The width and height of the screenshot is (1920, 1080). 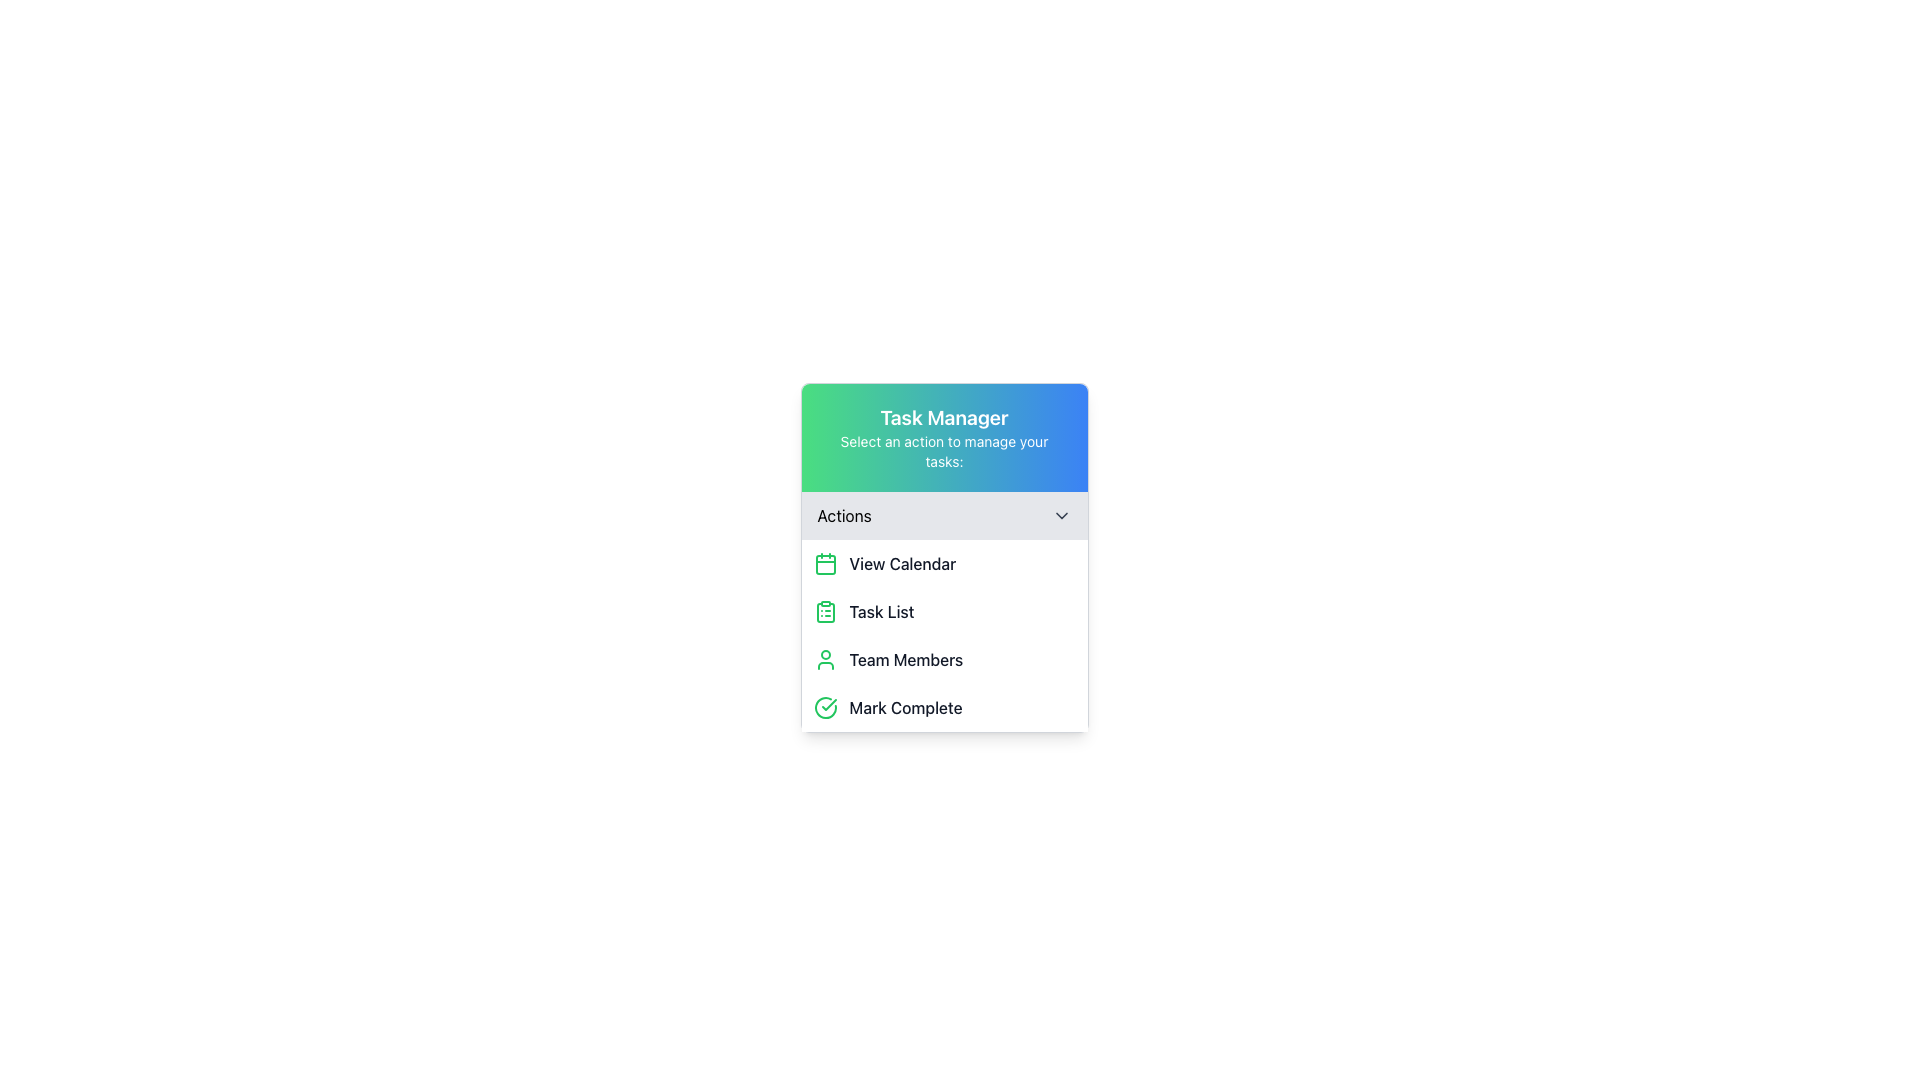 I want to click on the dropdown menu located in the 'Task Manager' panel, so click(x=943, y=515).